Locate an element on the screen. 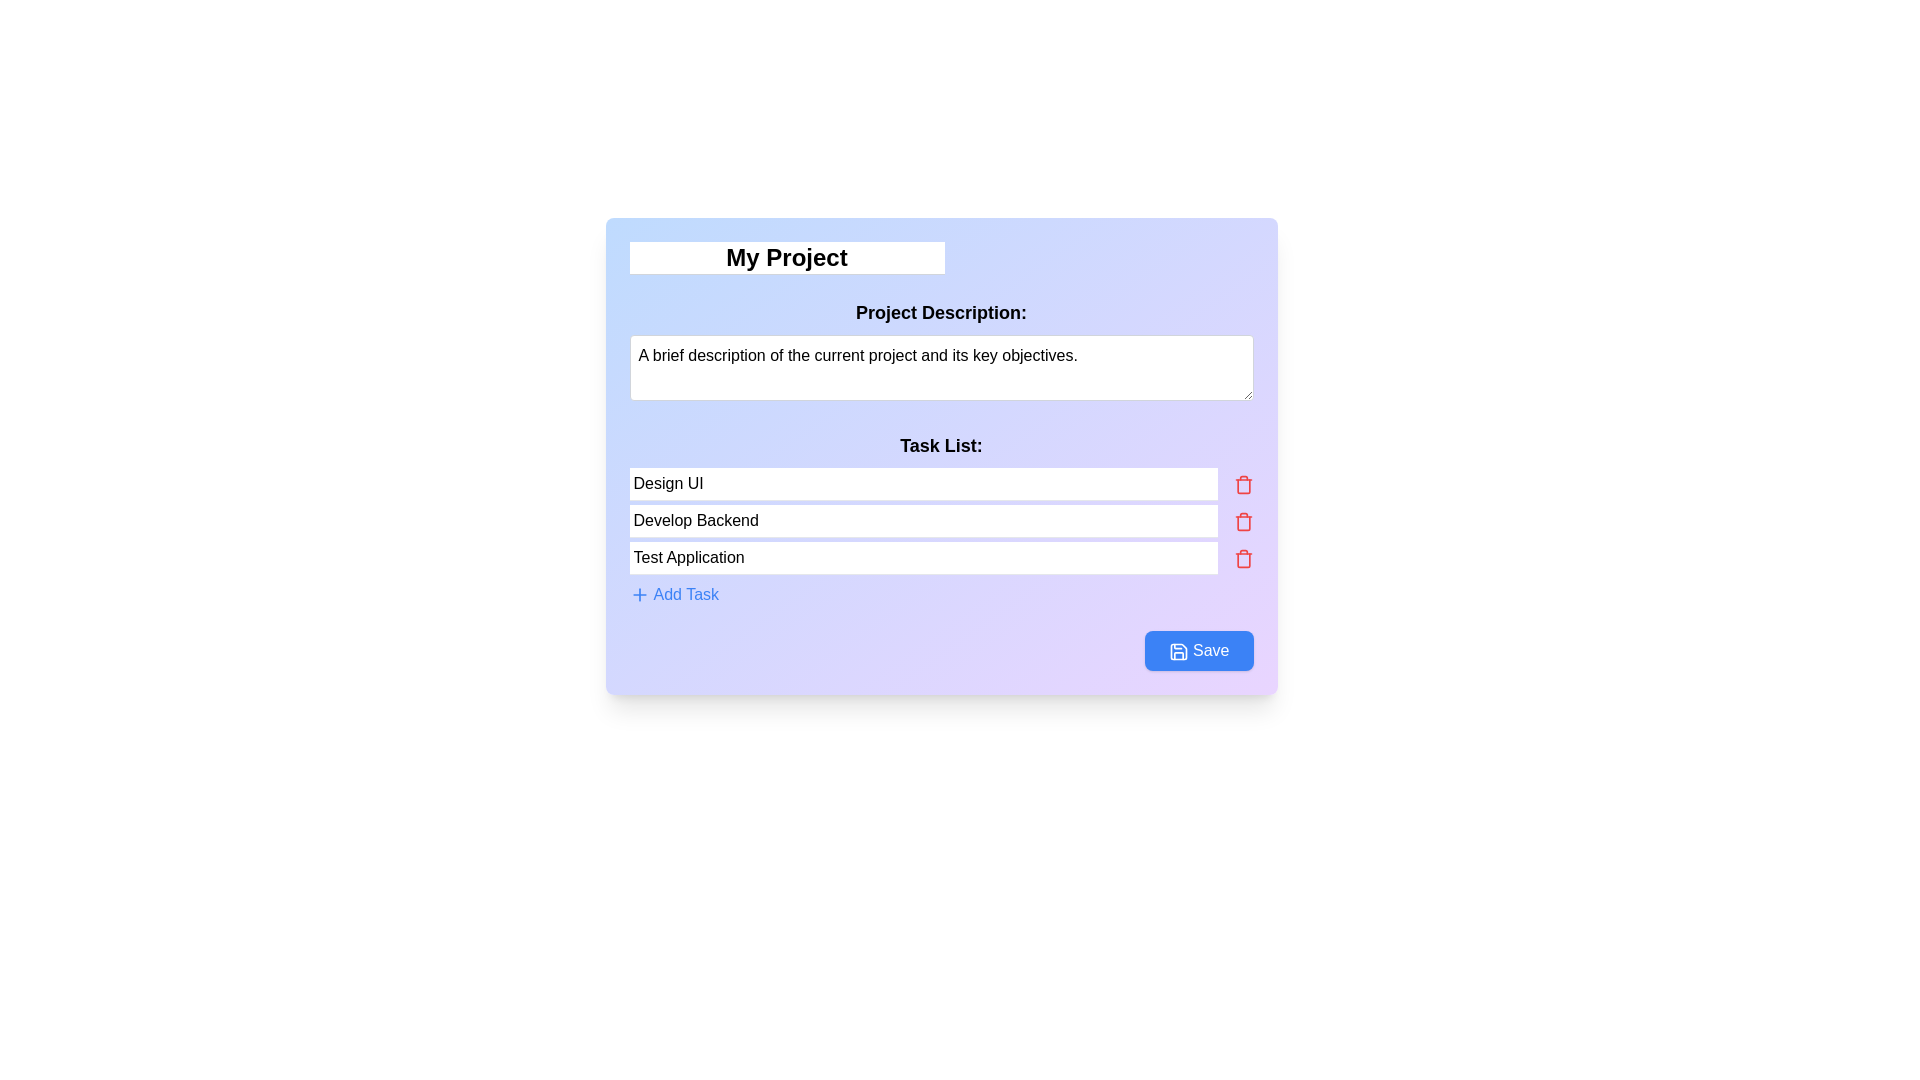 The width and height of the screenshot is (1920, 1080). plus icon located within the 'Add Task' button, which is represented by a thin stroke SVG design intersecting at the center, to the immediate left of the 'Add Task' text is located at coordinates (638, 593).